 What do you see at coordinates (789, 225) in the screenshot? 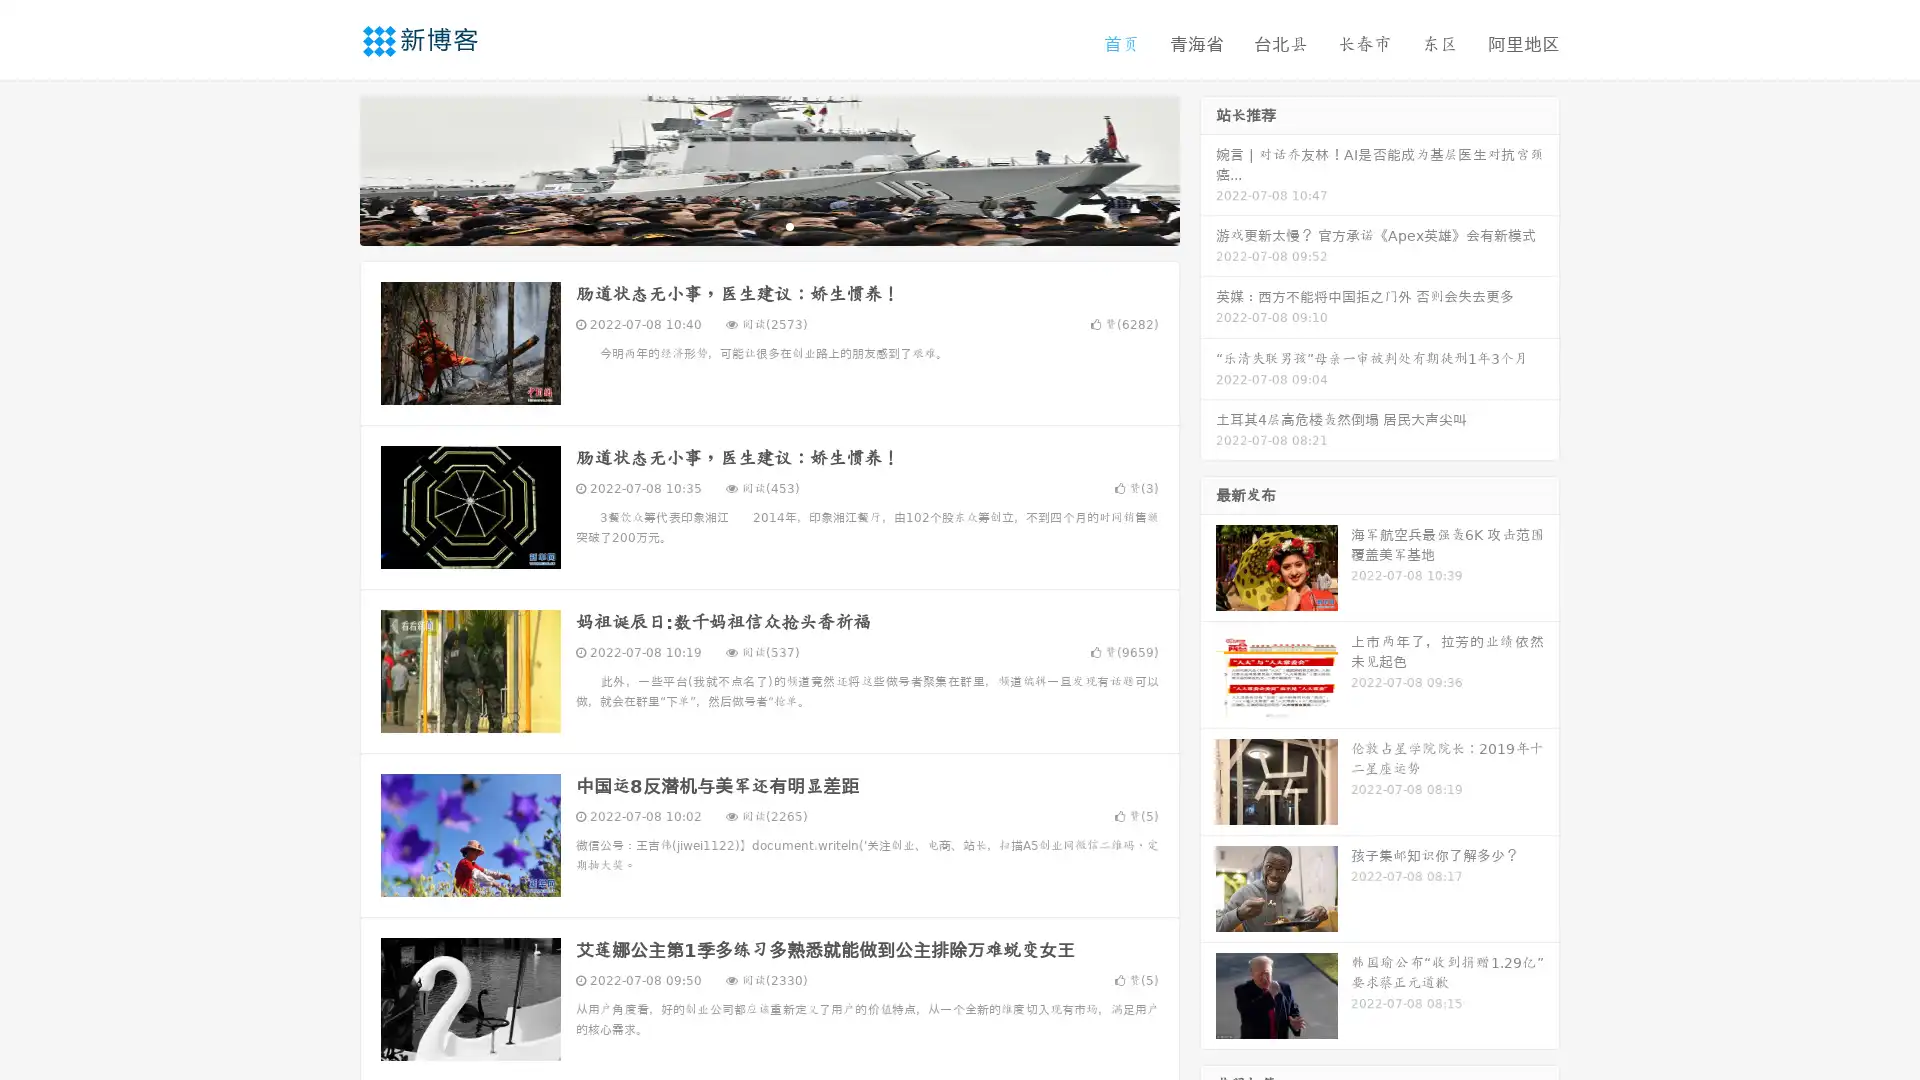
I see `Go to slide 3` at bounding box center [789, 225].